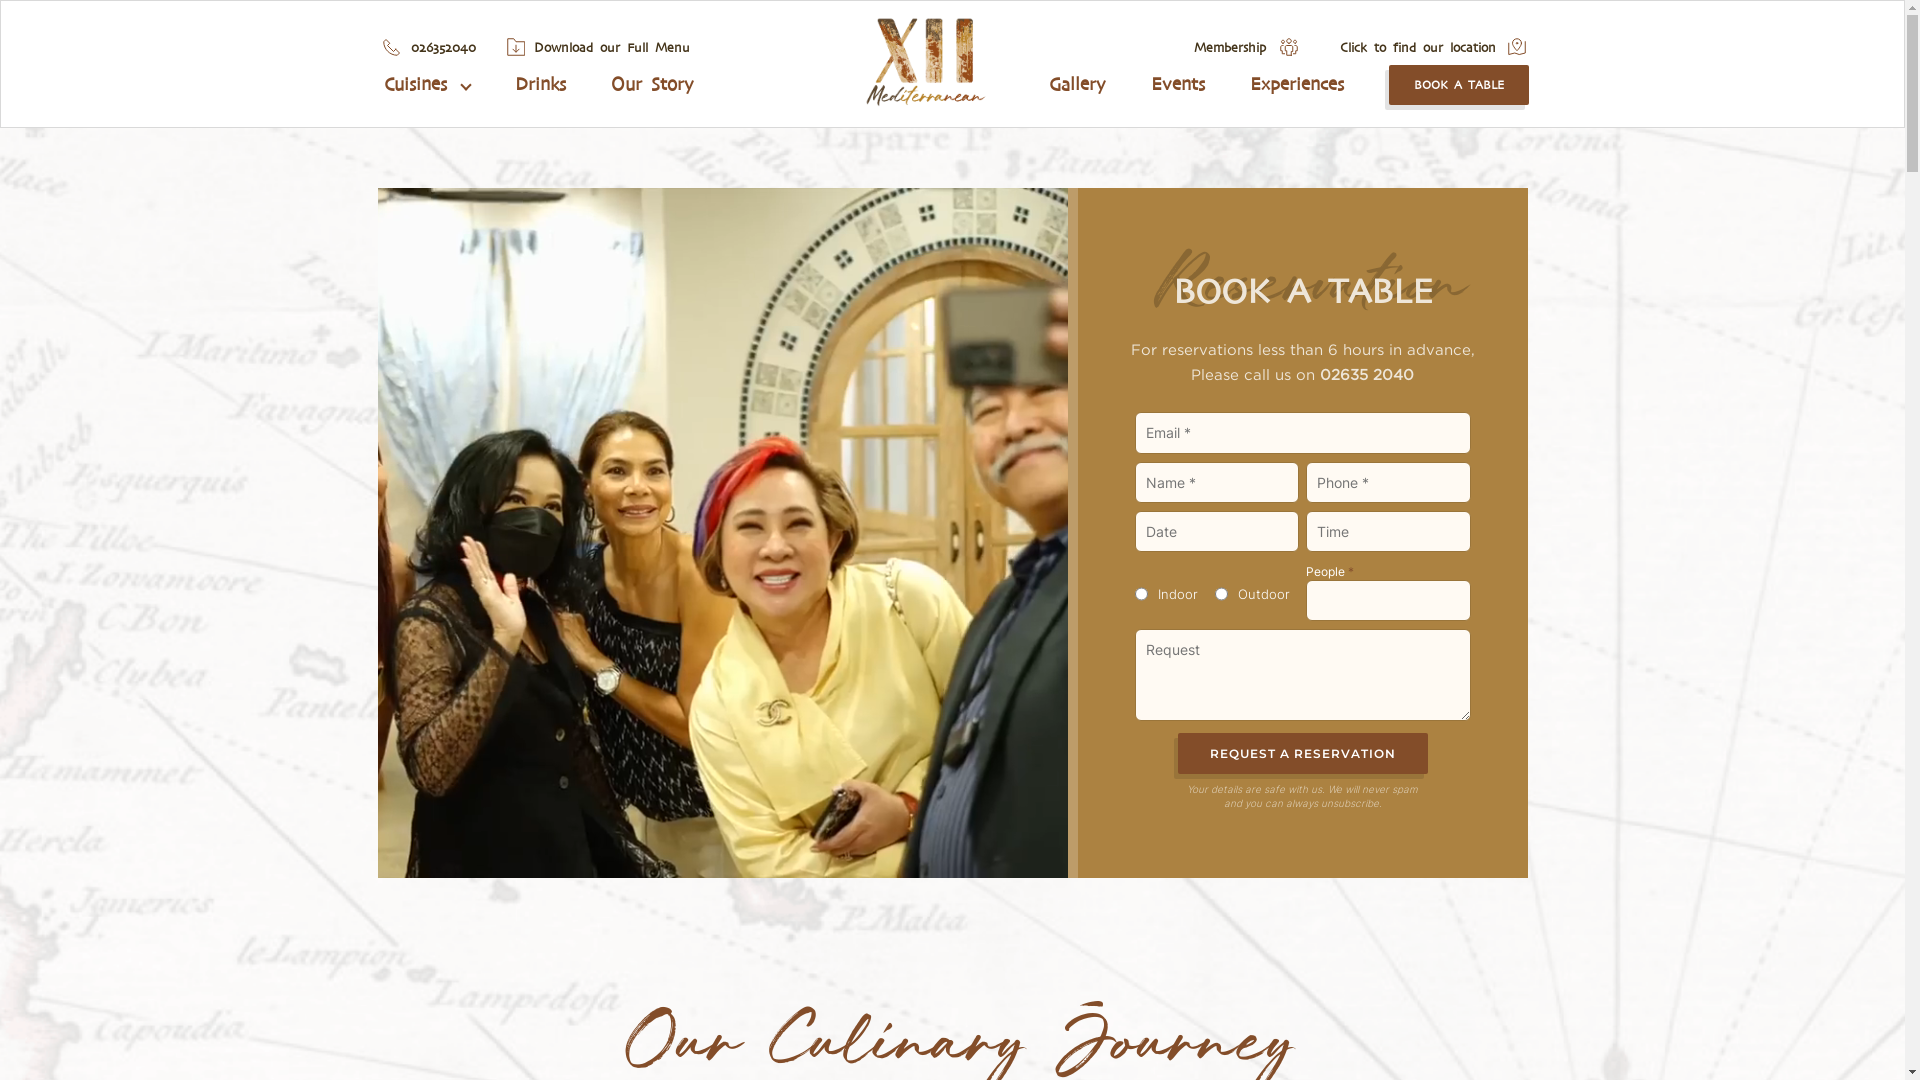 The image size is (1920, 1080). What do you see at coordinates (652, 83) in the screenshot?
I see `'Our Story'` at bounding box center [652, 83].